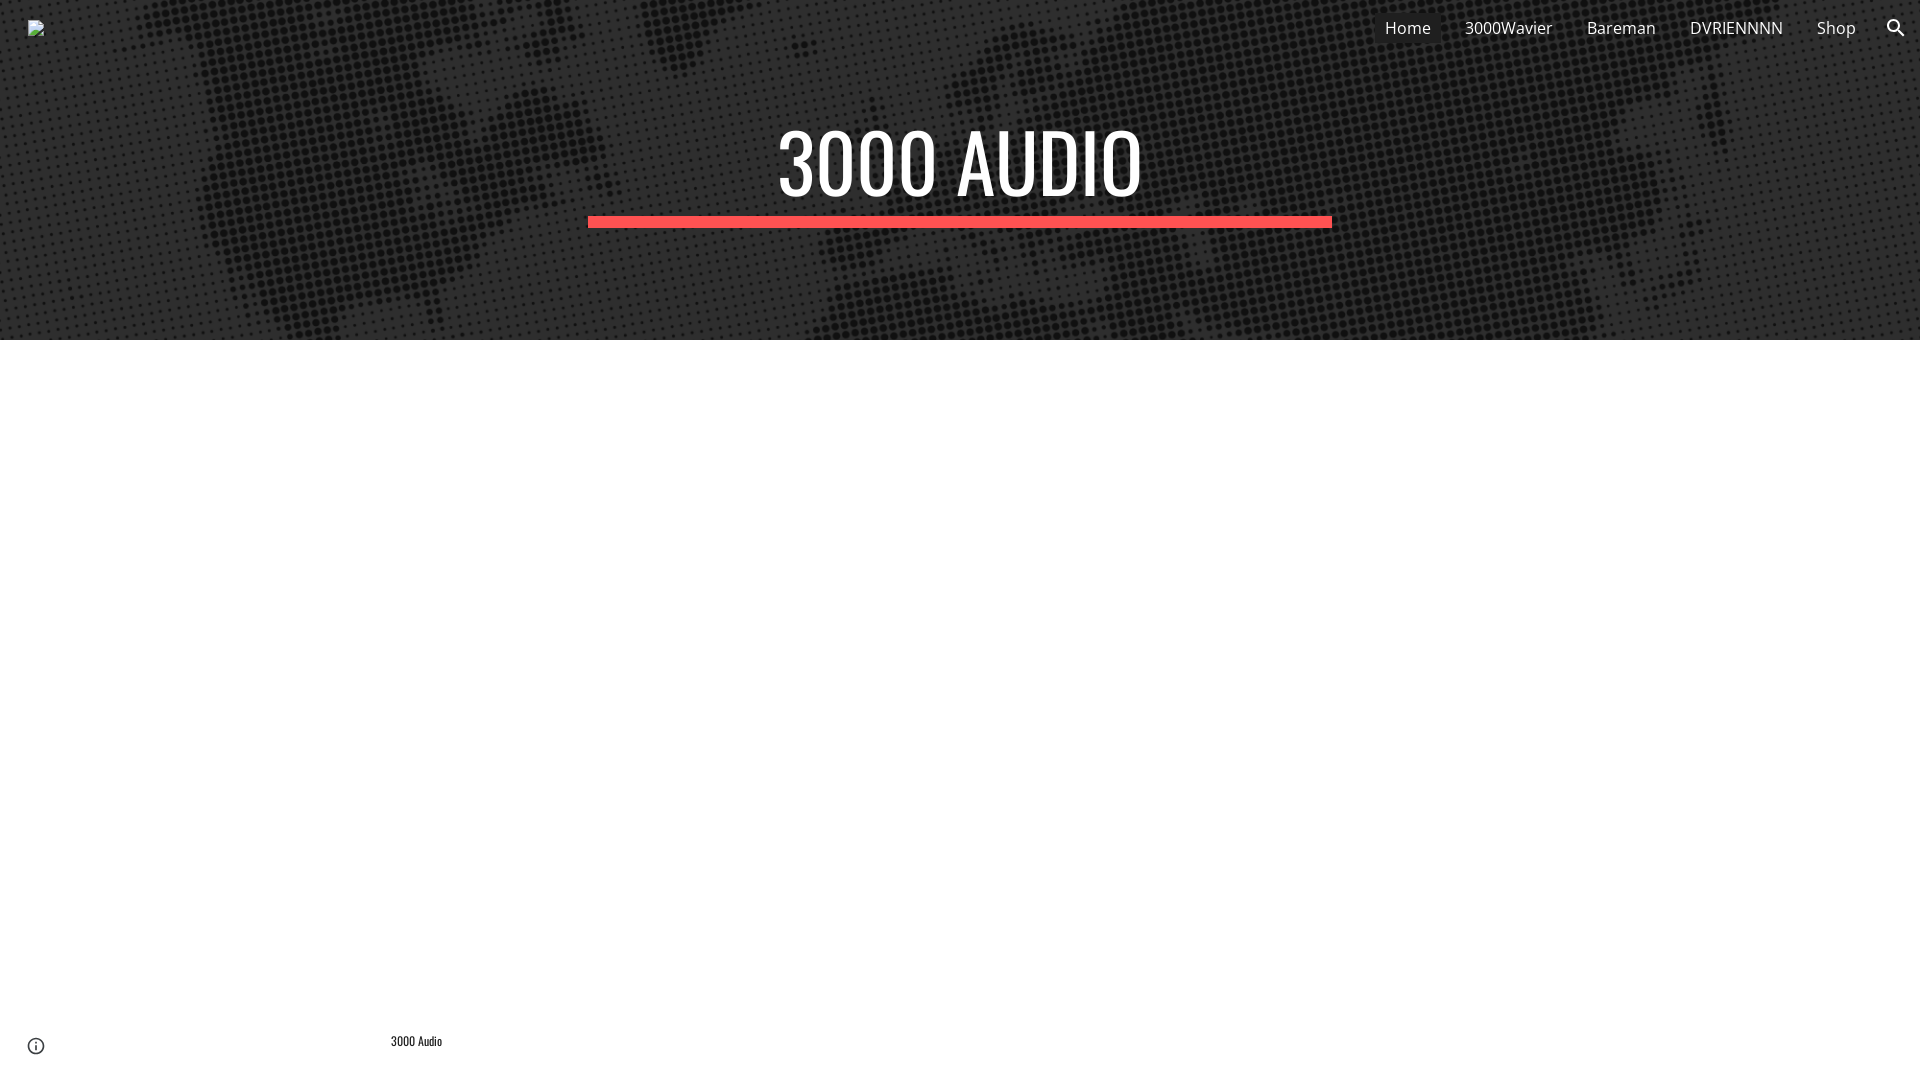 Image resolution: width=1920 pixels, height=1080 pixels. I want to click on 'Shop', so click(1836, 27).